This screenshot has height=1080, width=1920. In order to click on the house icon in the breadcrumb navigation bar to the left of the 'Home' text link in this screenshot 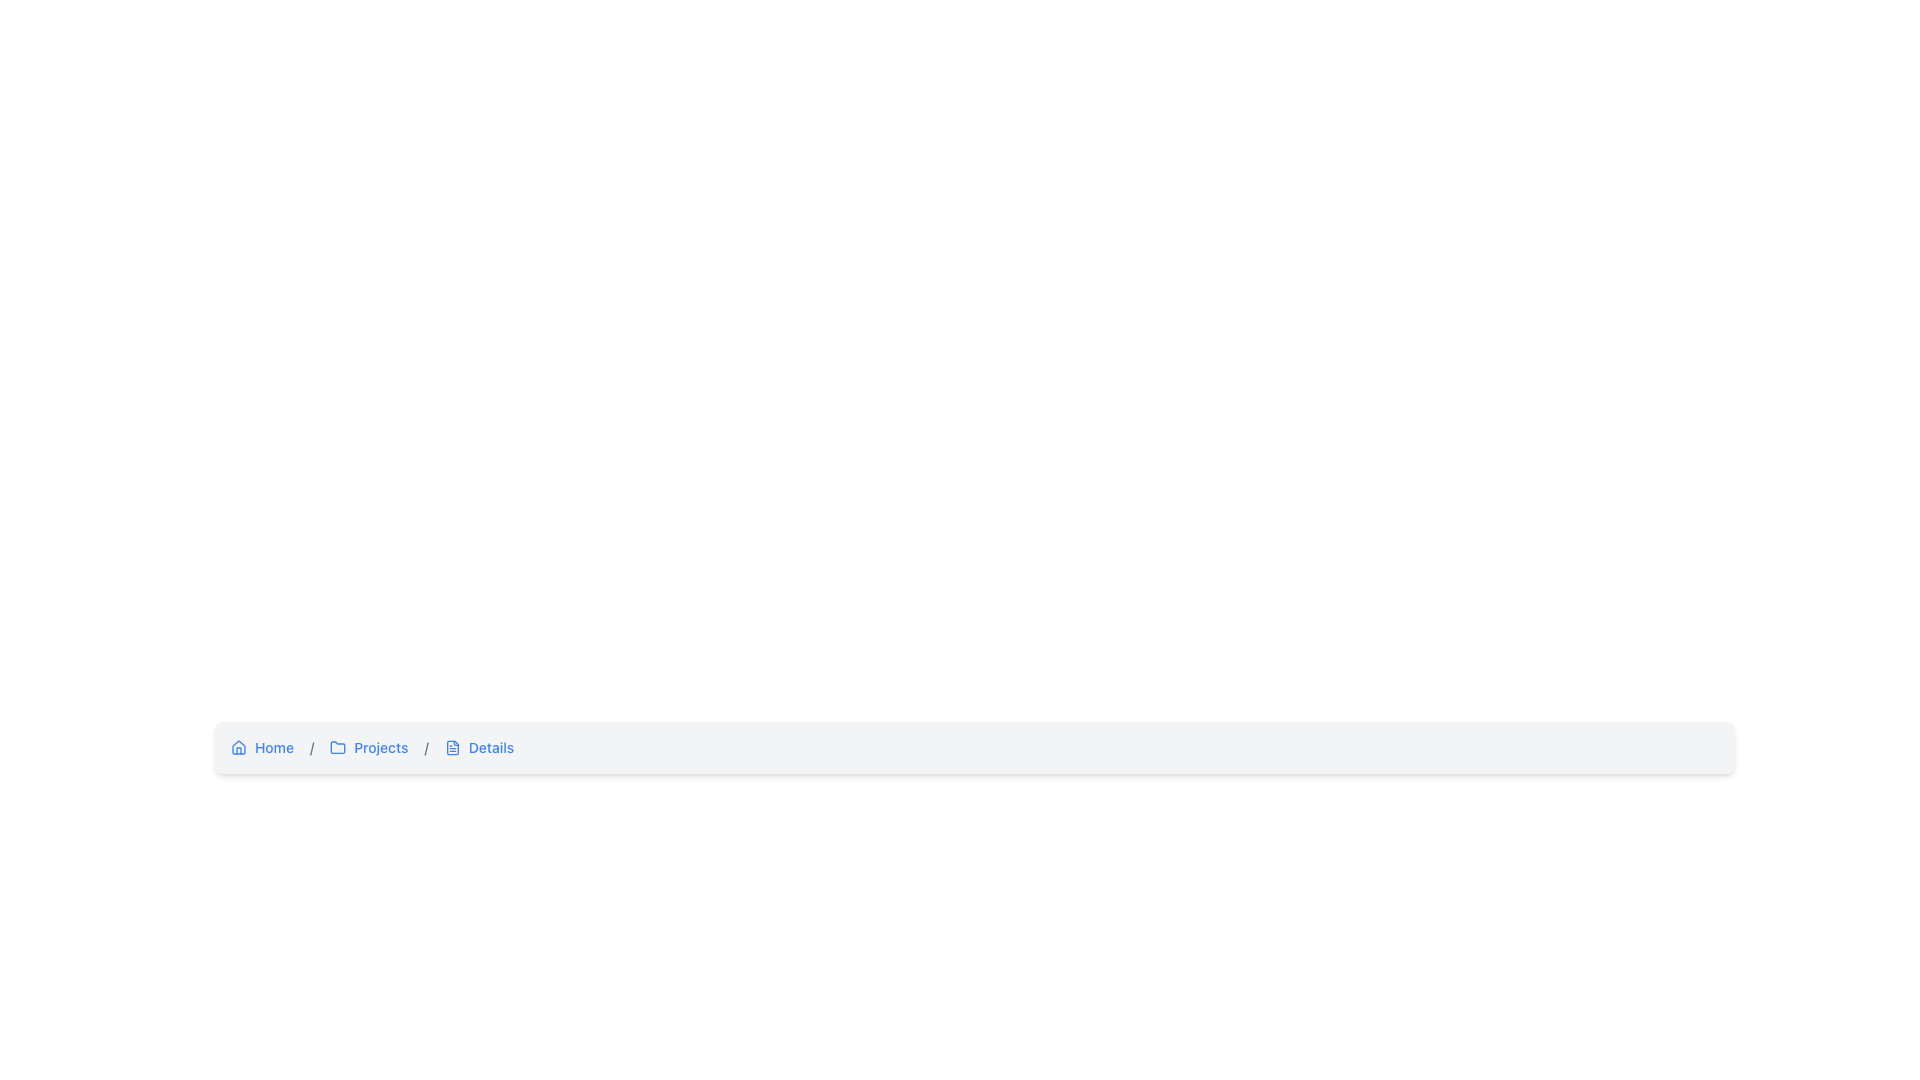, I will do `click(239, 748)`.